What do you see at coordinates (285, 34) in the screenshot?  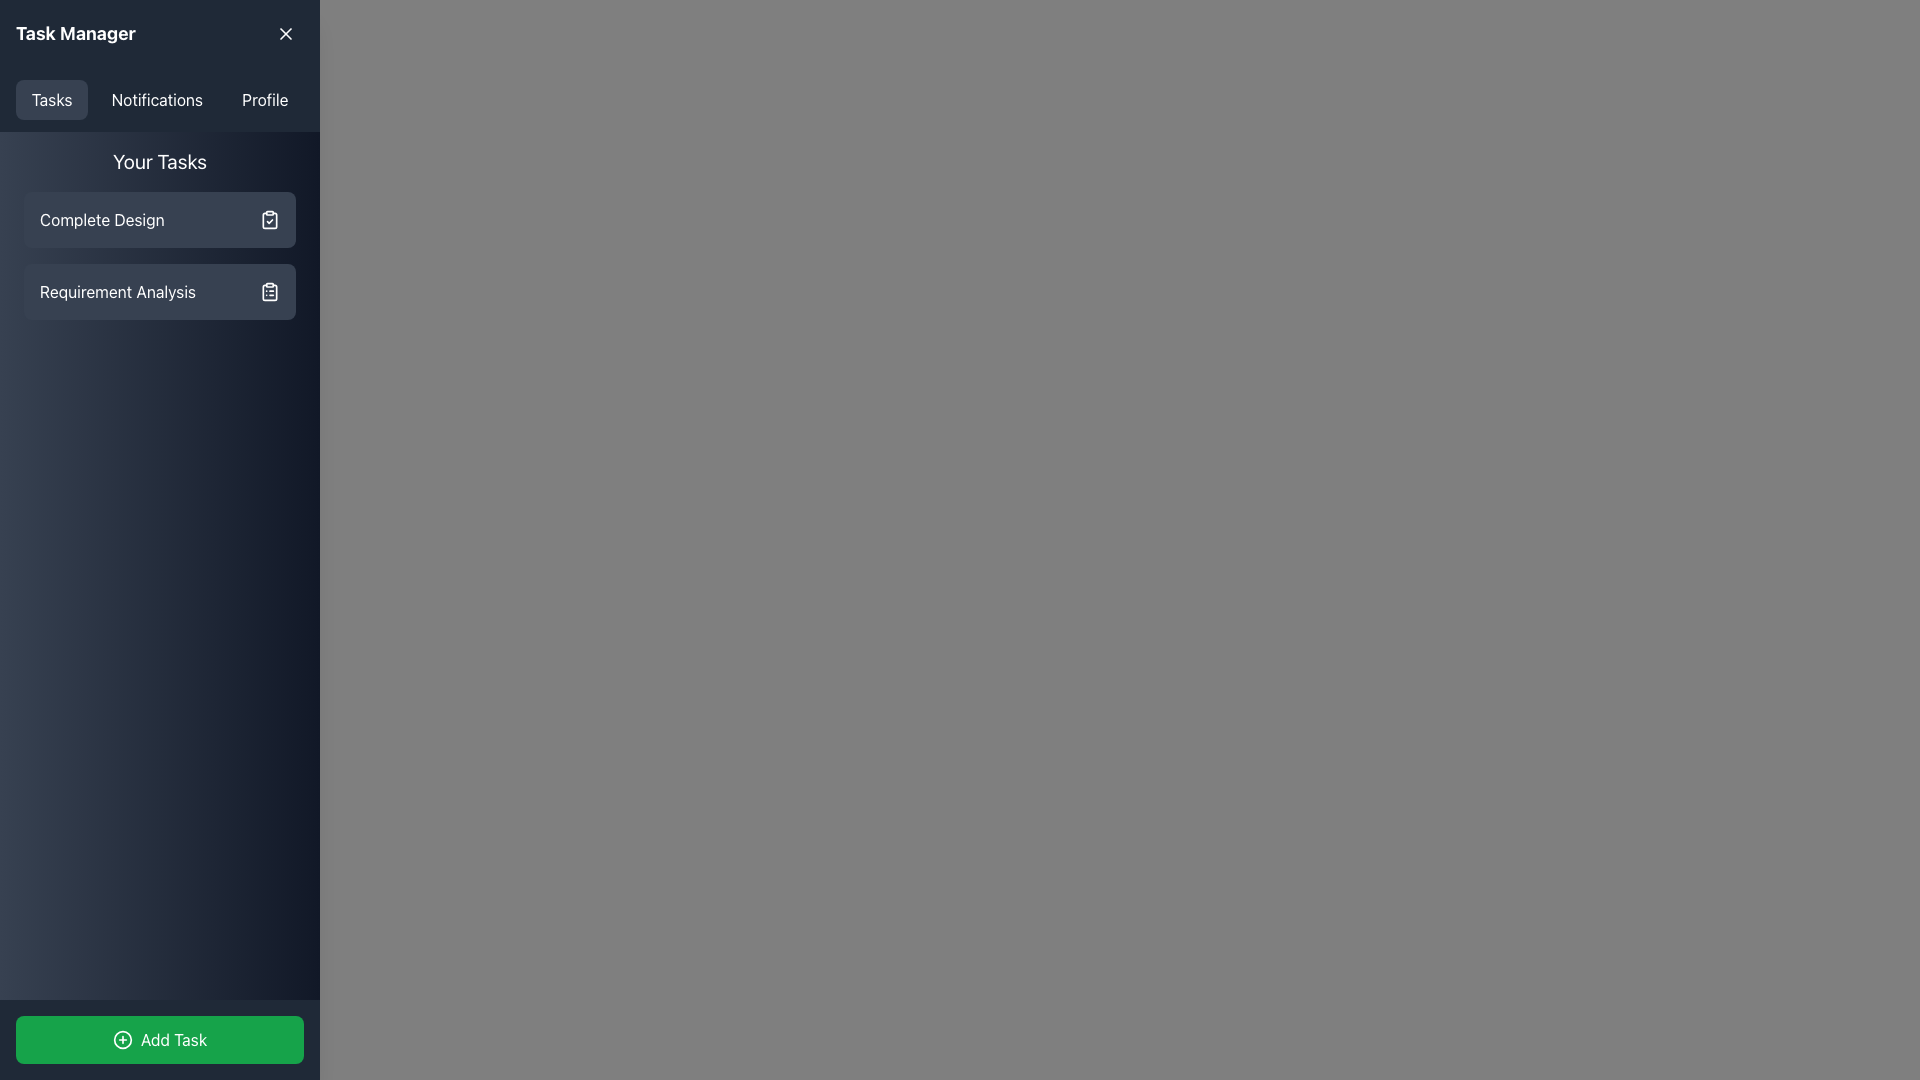 I see `the diagonal line of the 'X' icon located in the top-left corner of the interface` at bounding box center [285, 34].